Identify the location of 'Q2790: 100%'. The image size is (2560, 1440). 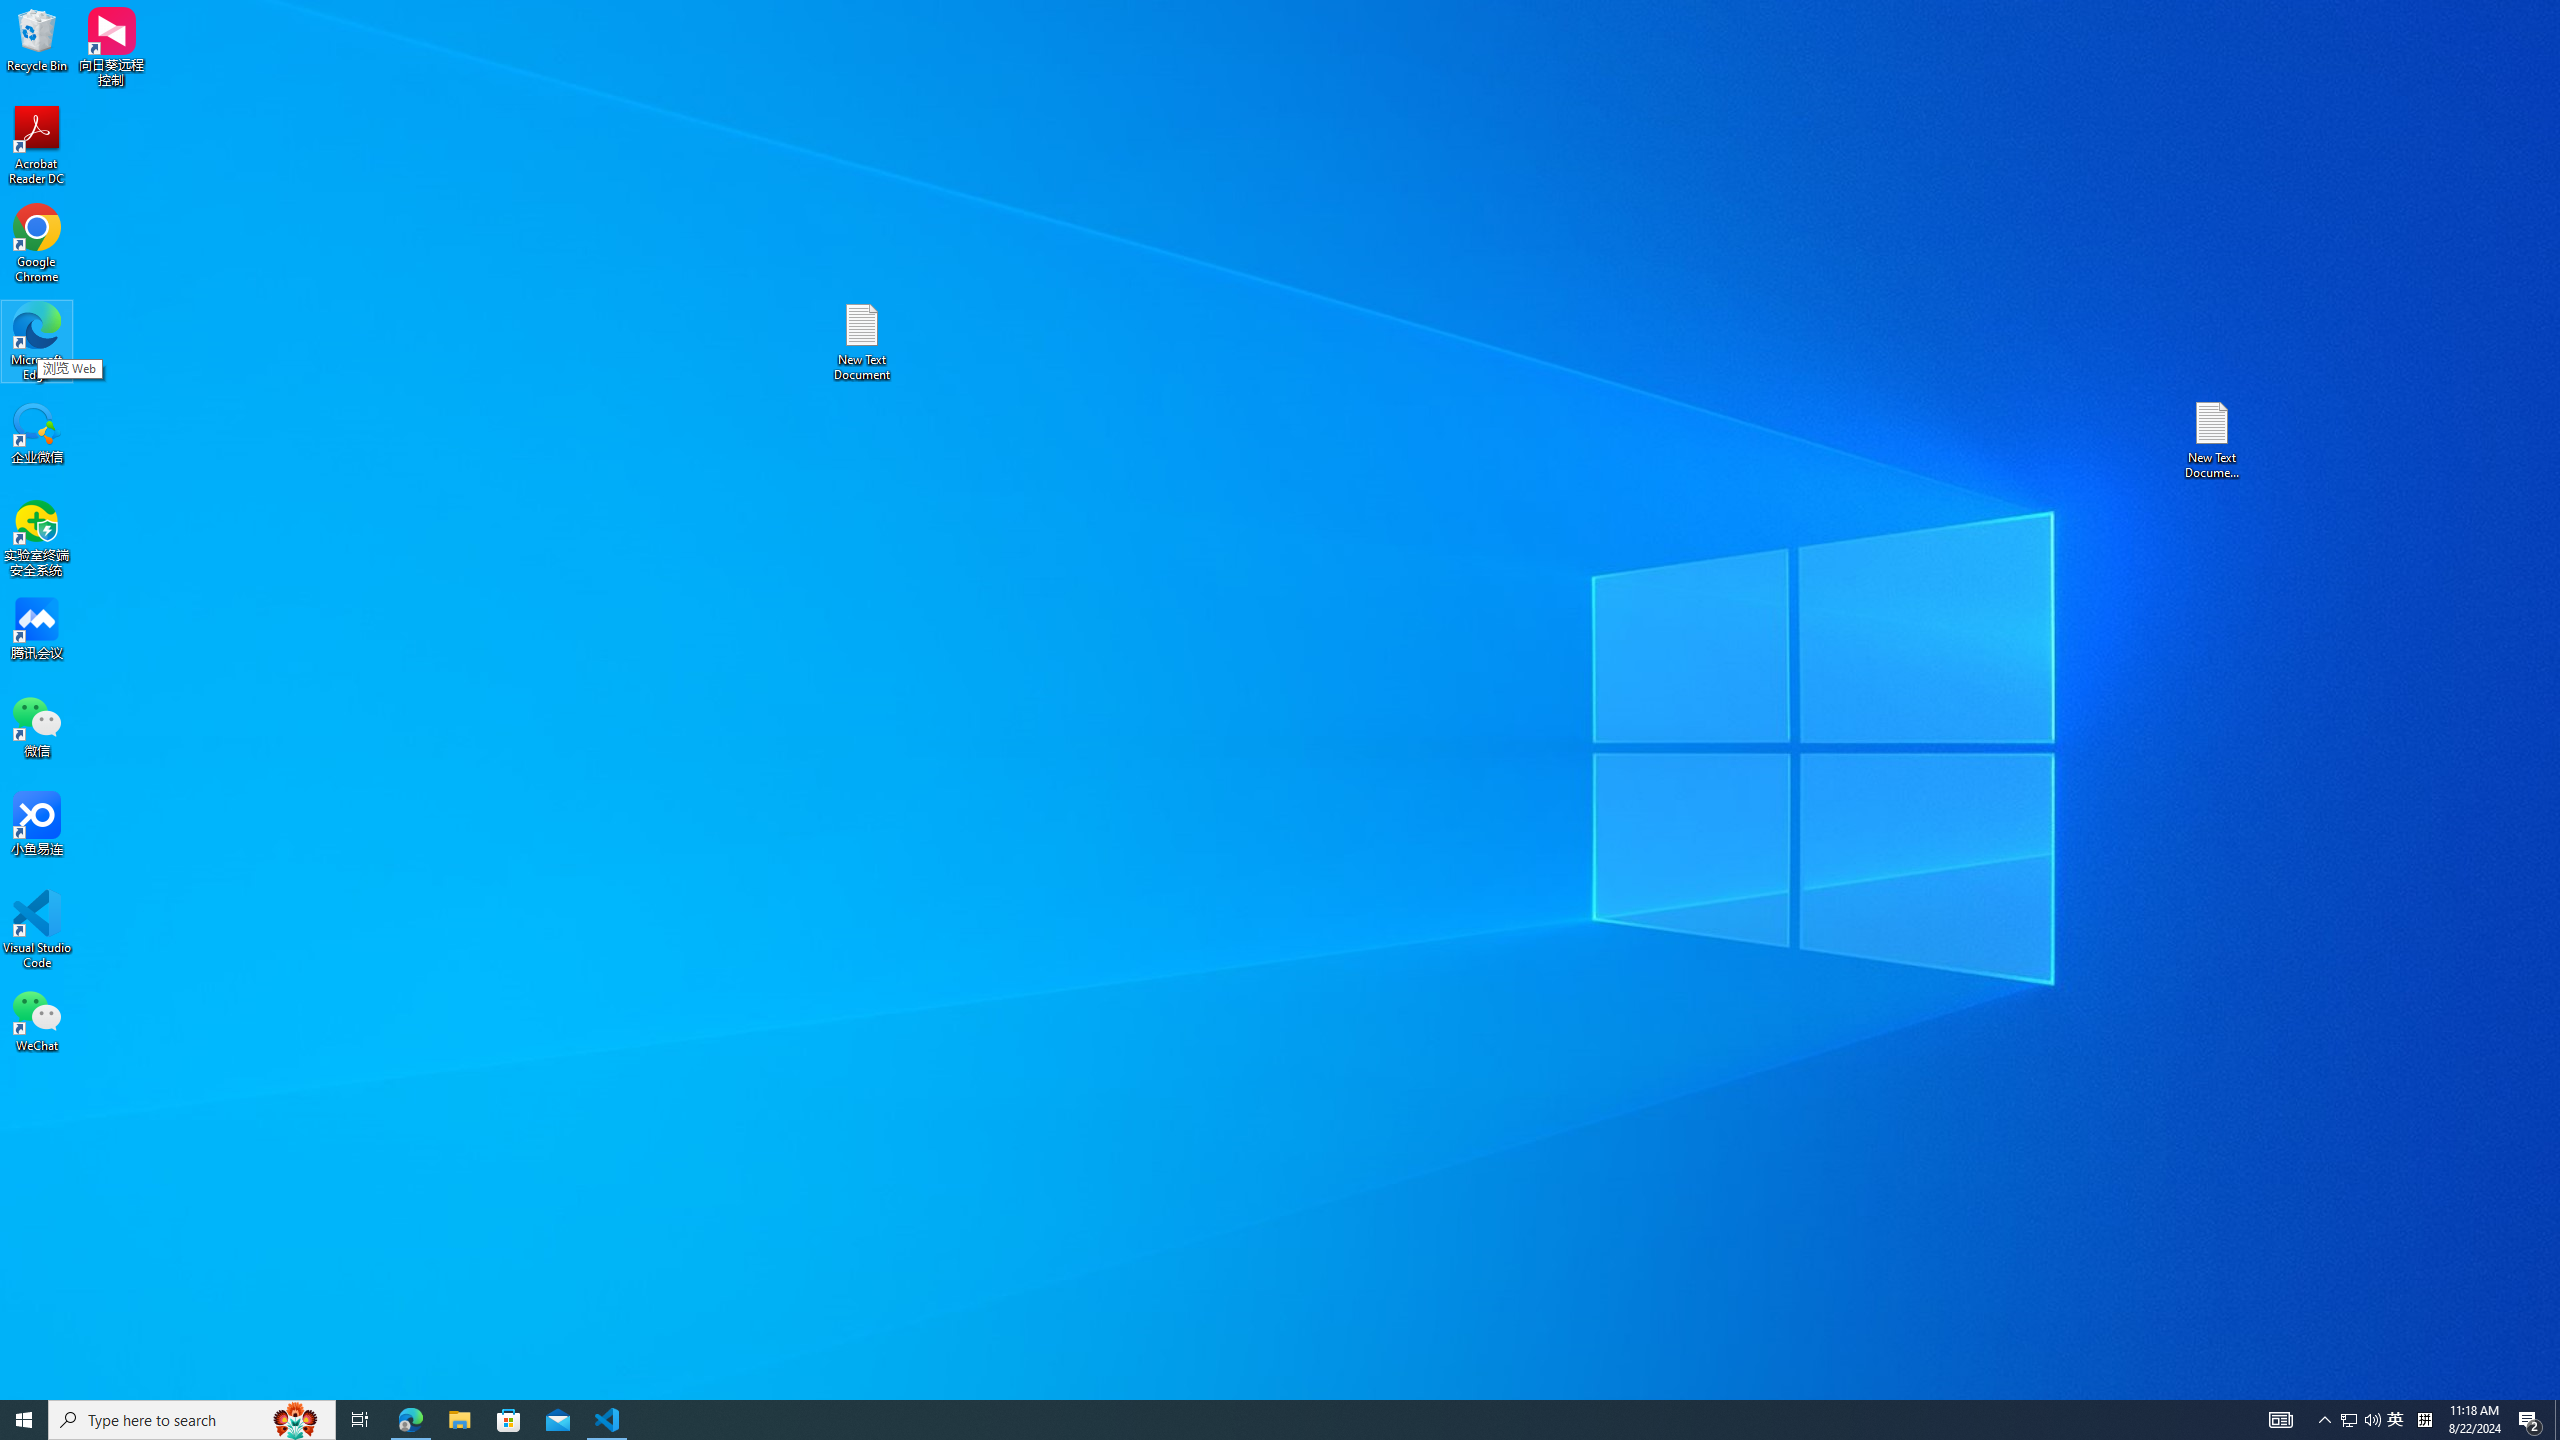
(2372, 1418).